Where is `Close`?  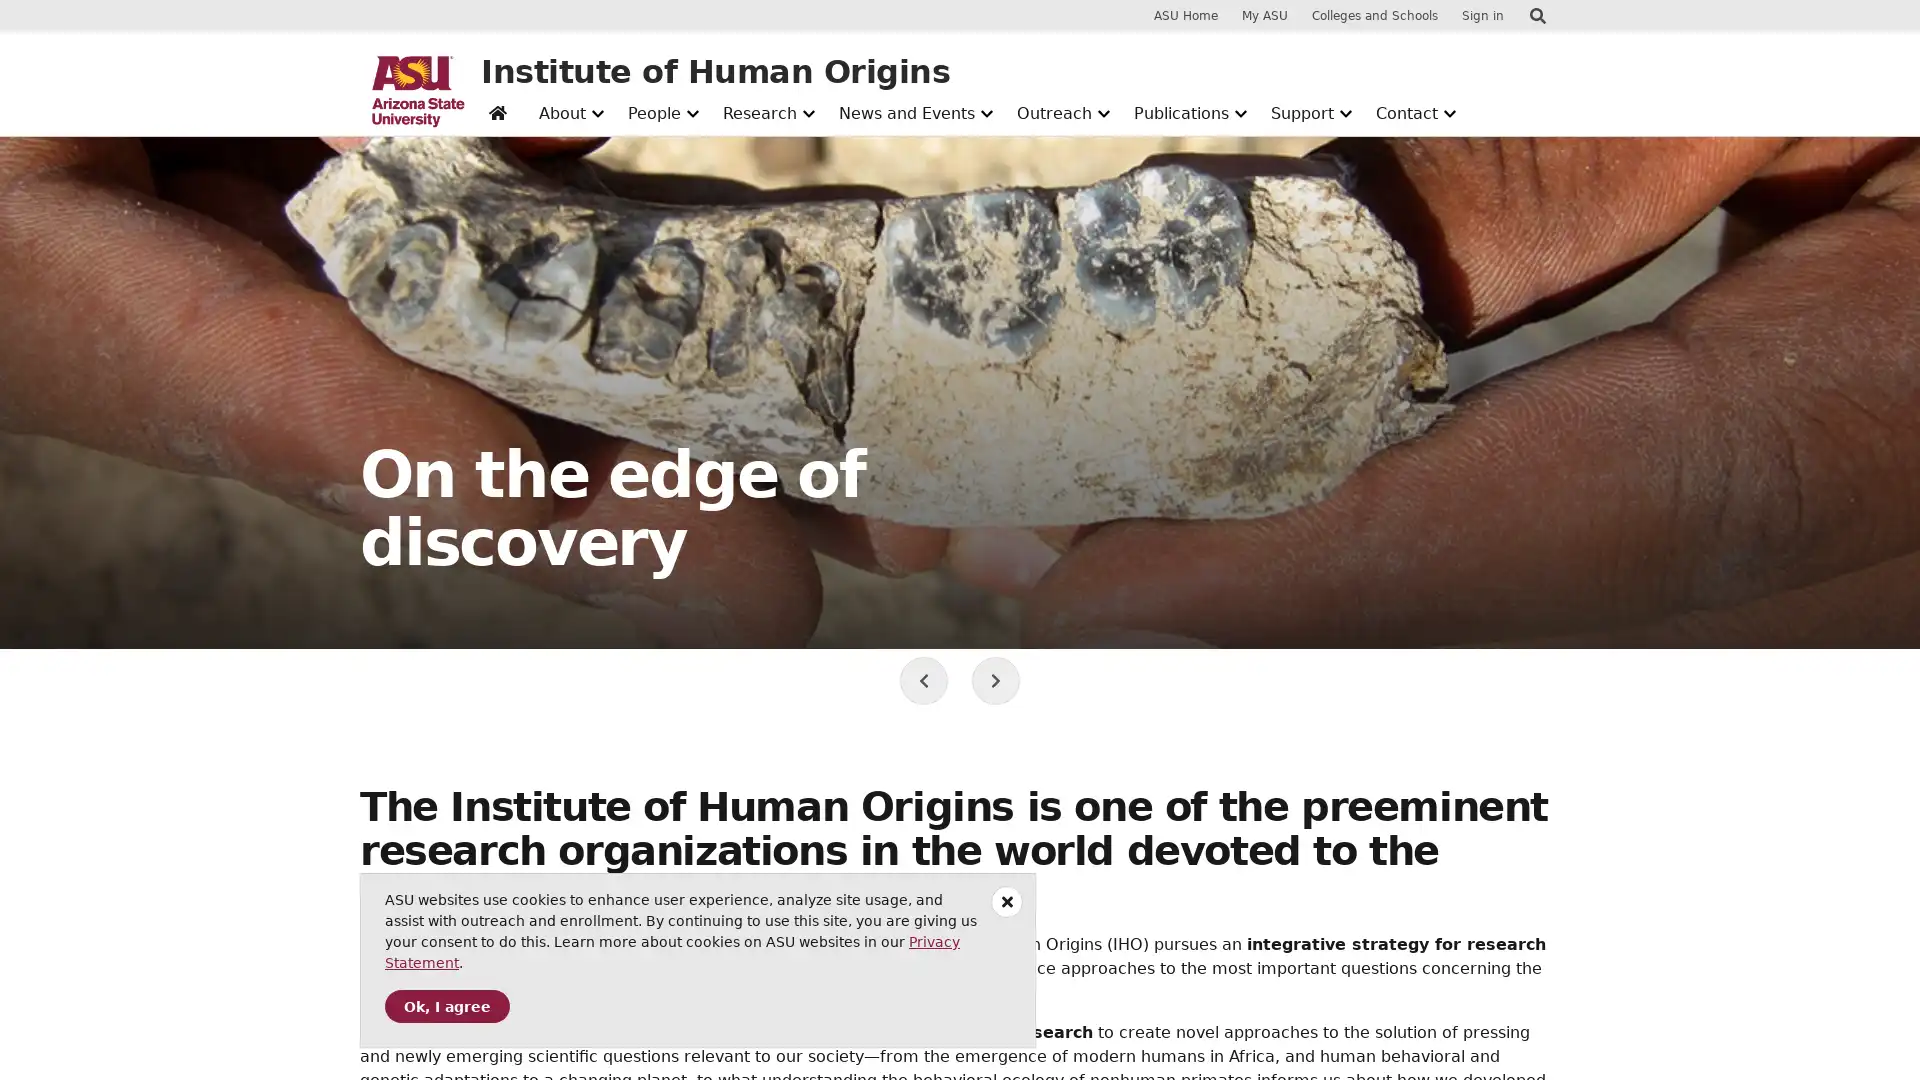 Close is located at coordinates (1007, 902).